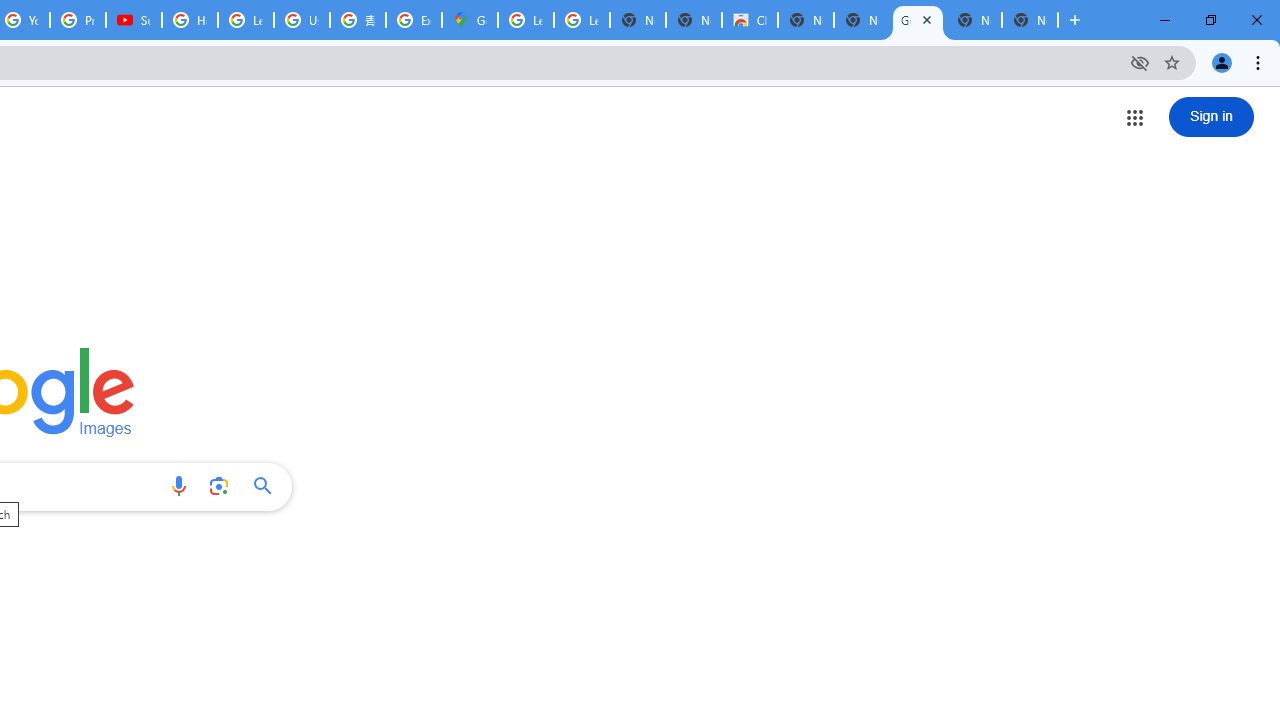 The image size is (1280, 720). Describe the element at coordinates (916, 20) in the screenshot. I see `'Google Images'` at that location.